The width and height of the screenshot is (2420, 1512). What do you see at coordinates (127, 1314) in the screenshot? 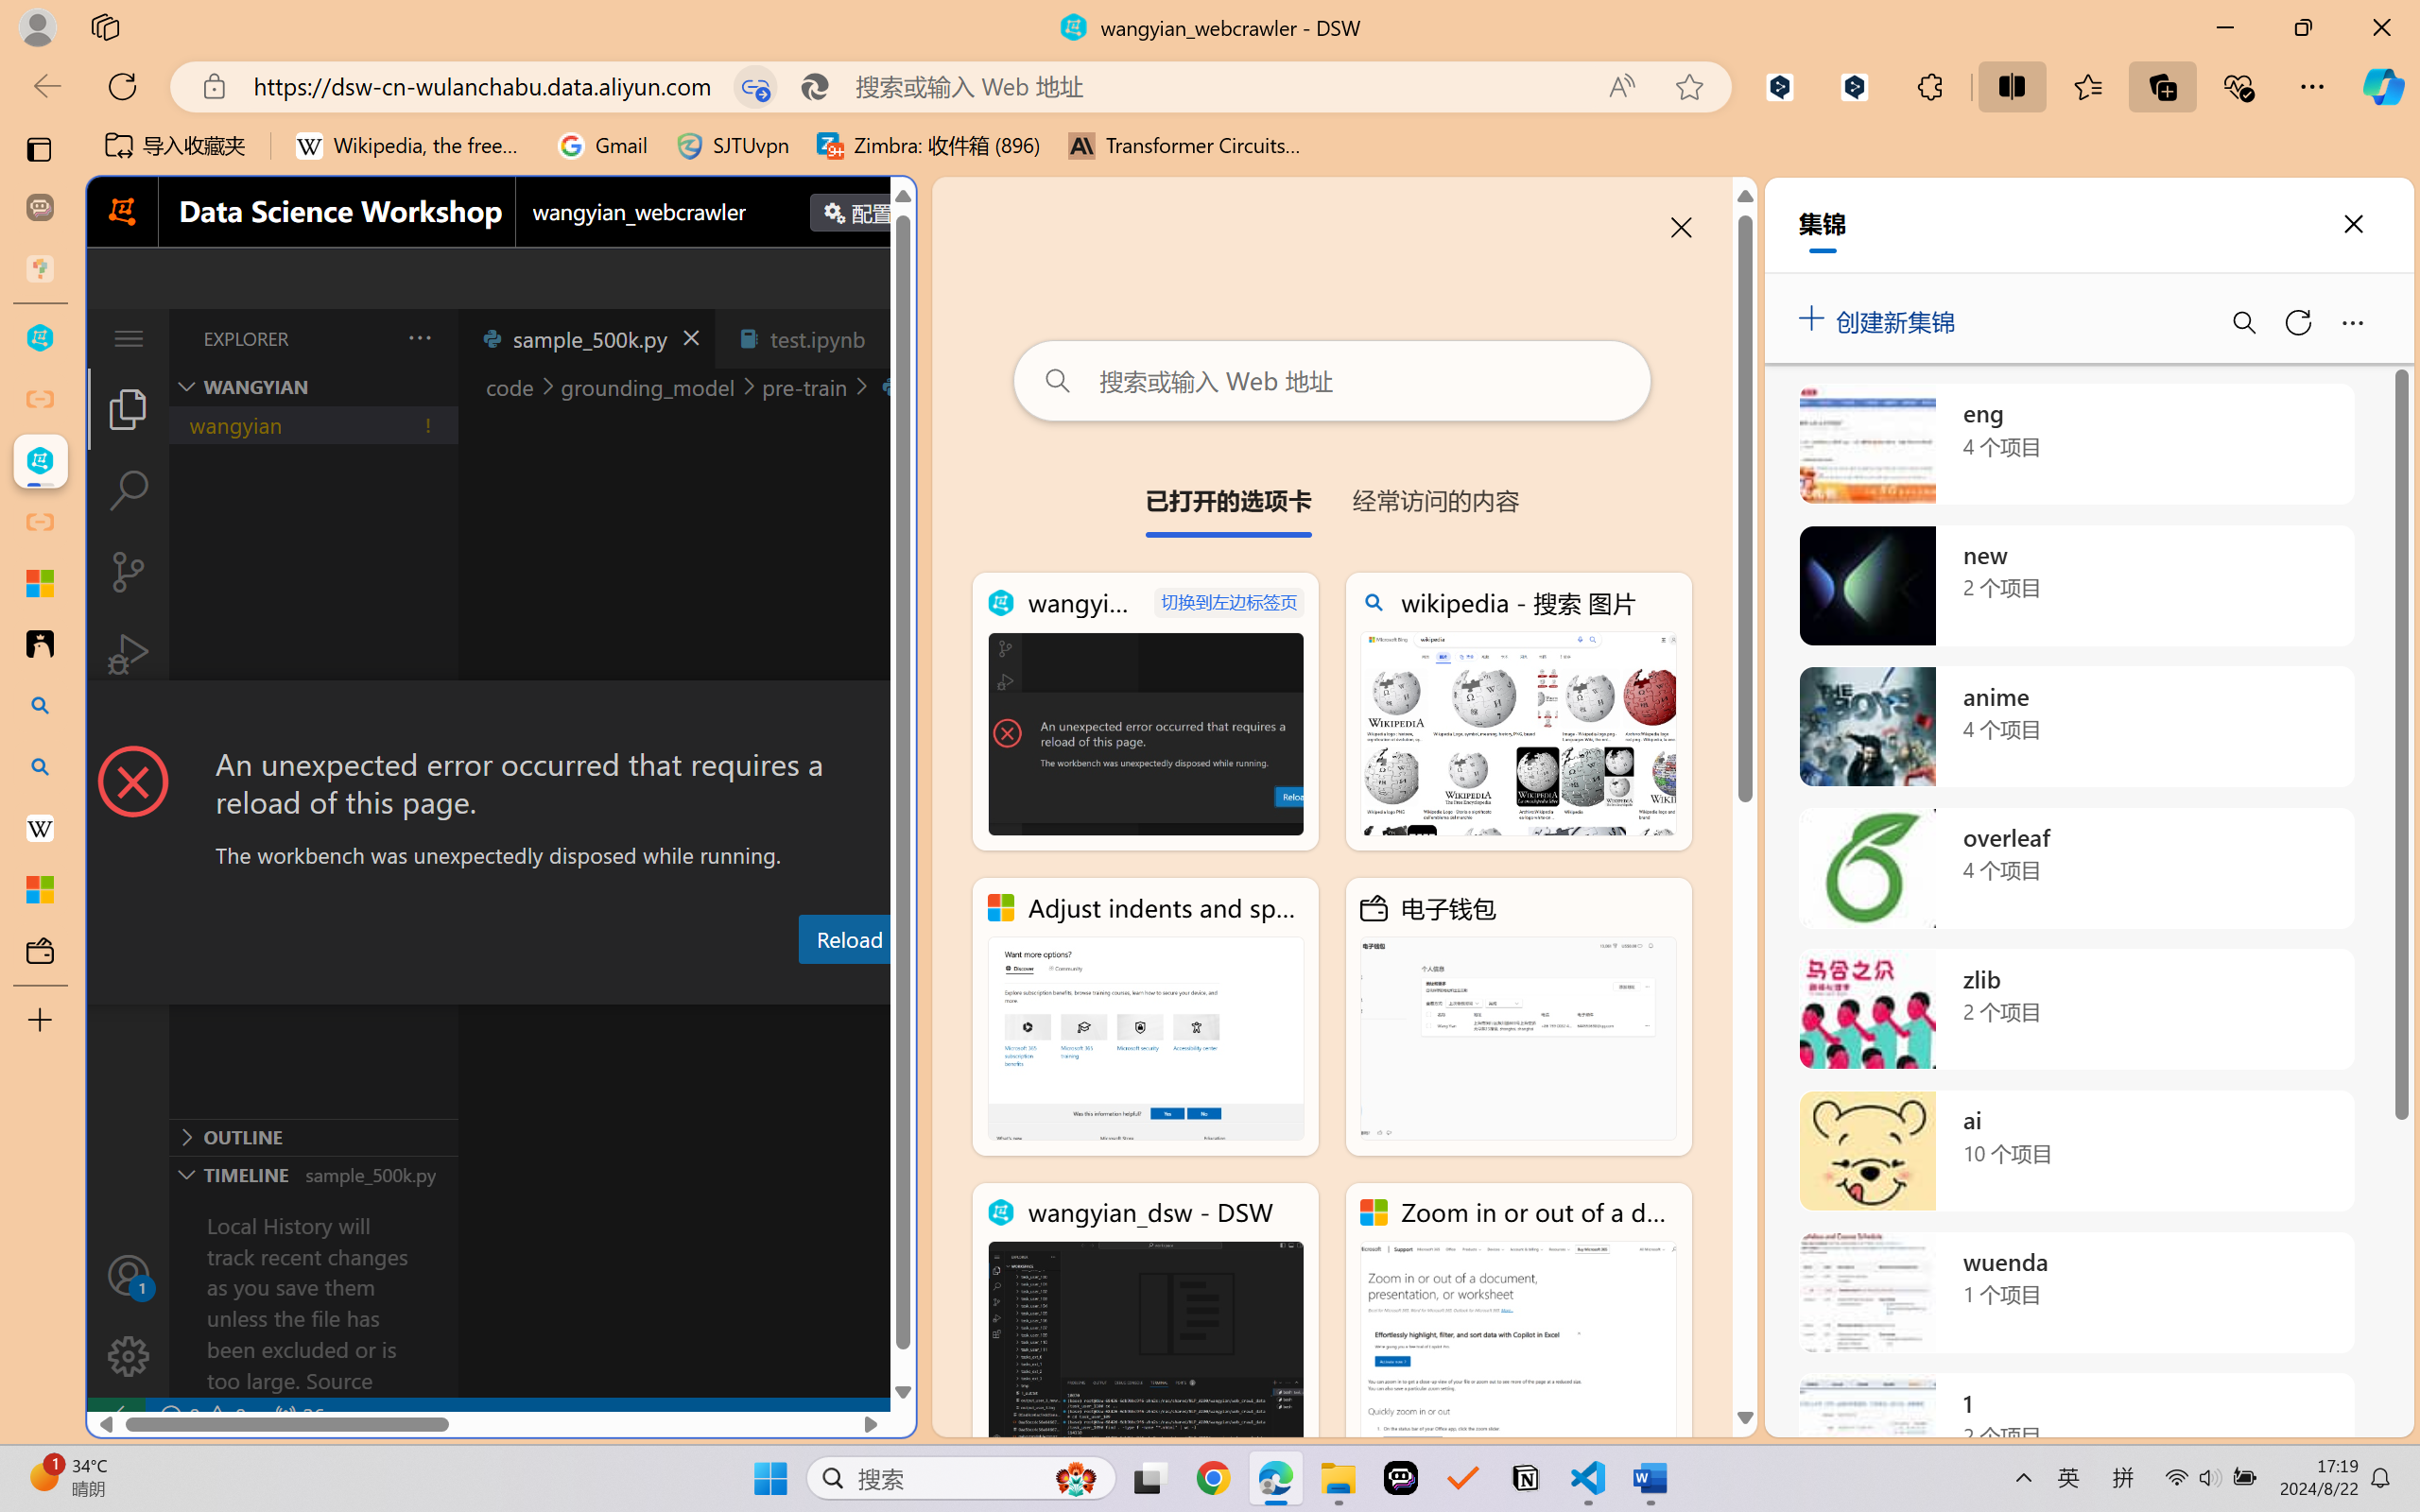
I see `'Manage'` at bounding box center [127, 1314].